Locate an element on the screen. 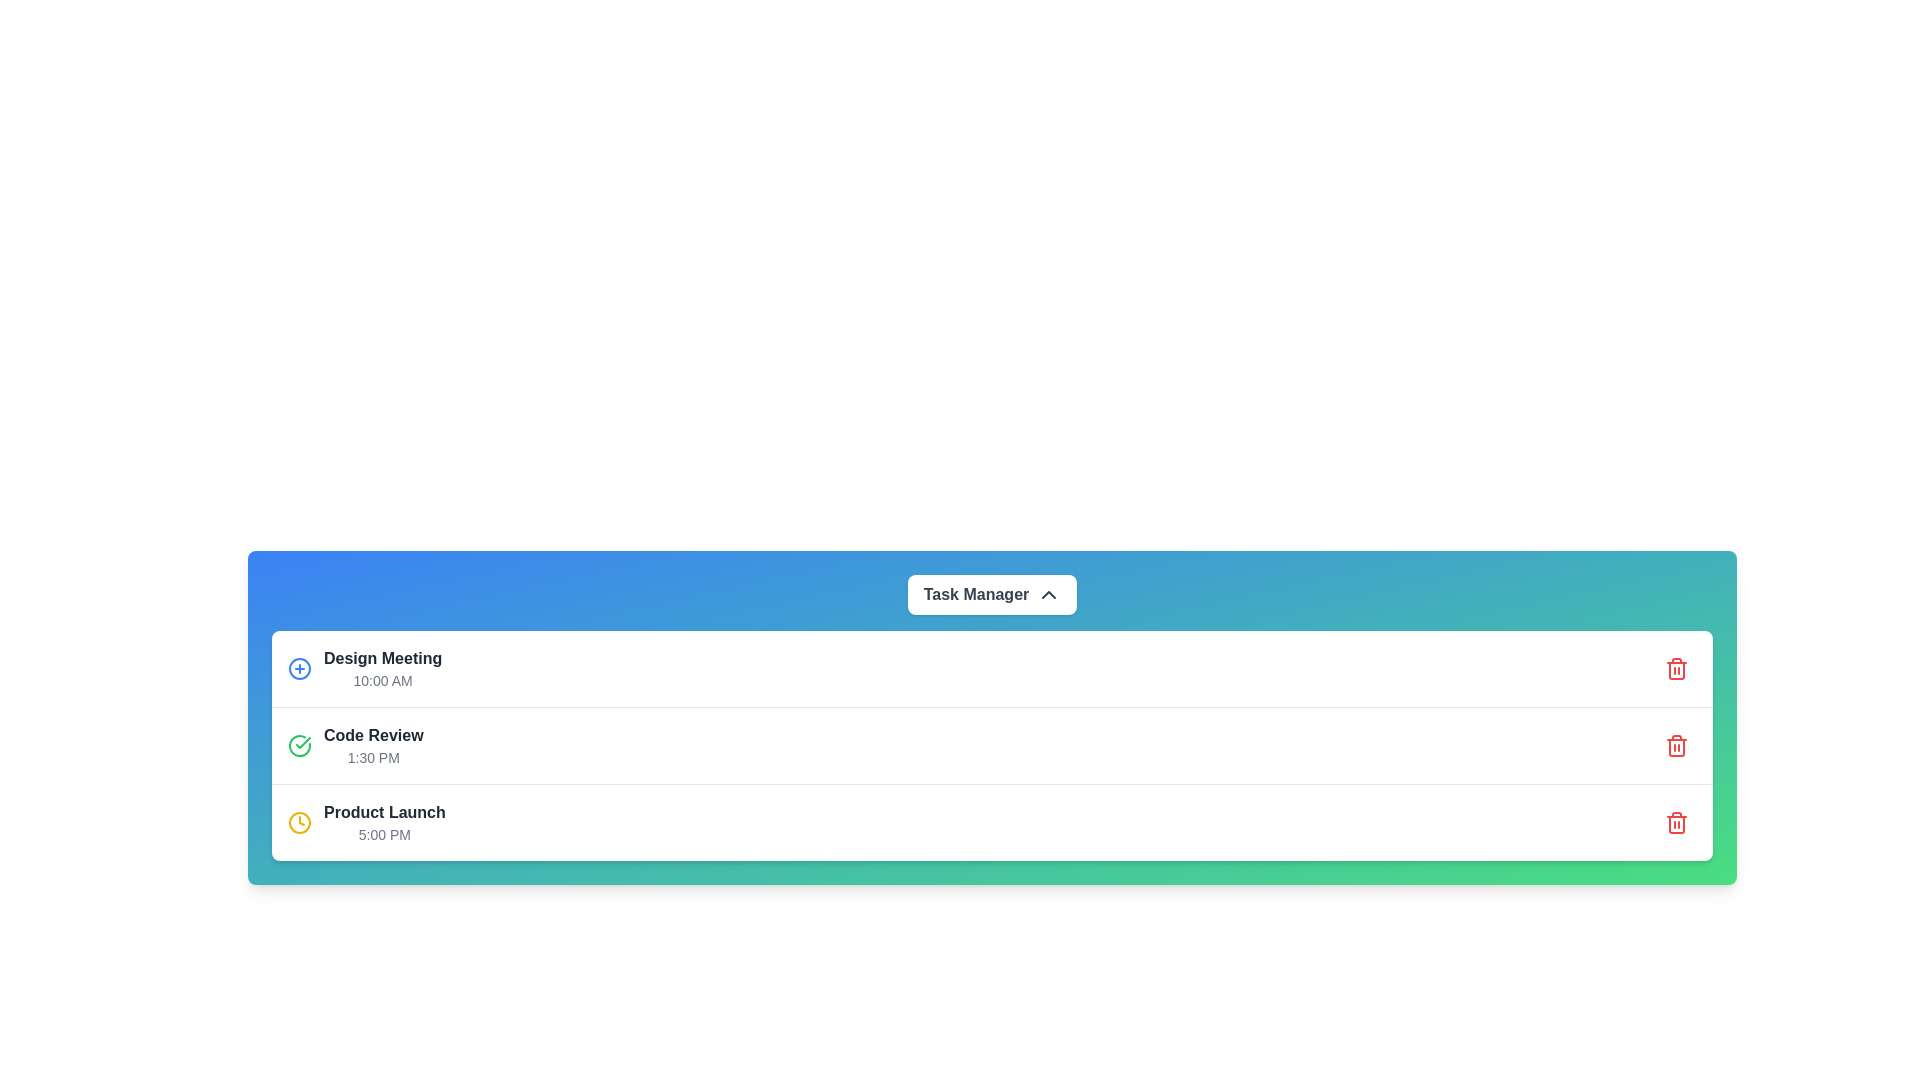  the circular red button with a trash bin icon located to the right of the 'Code Review' entry is located at coordinates (1676, 745).